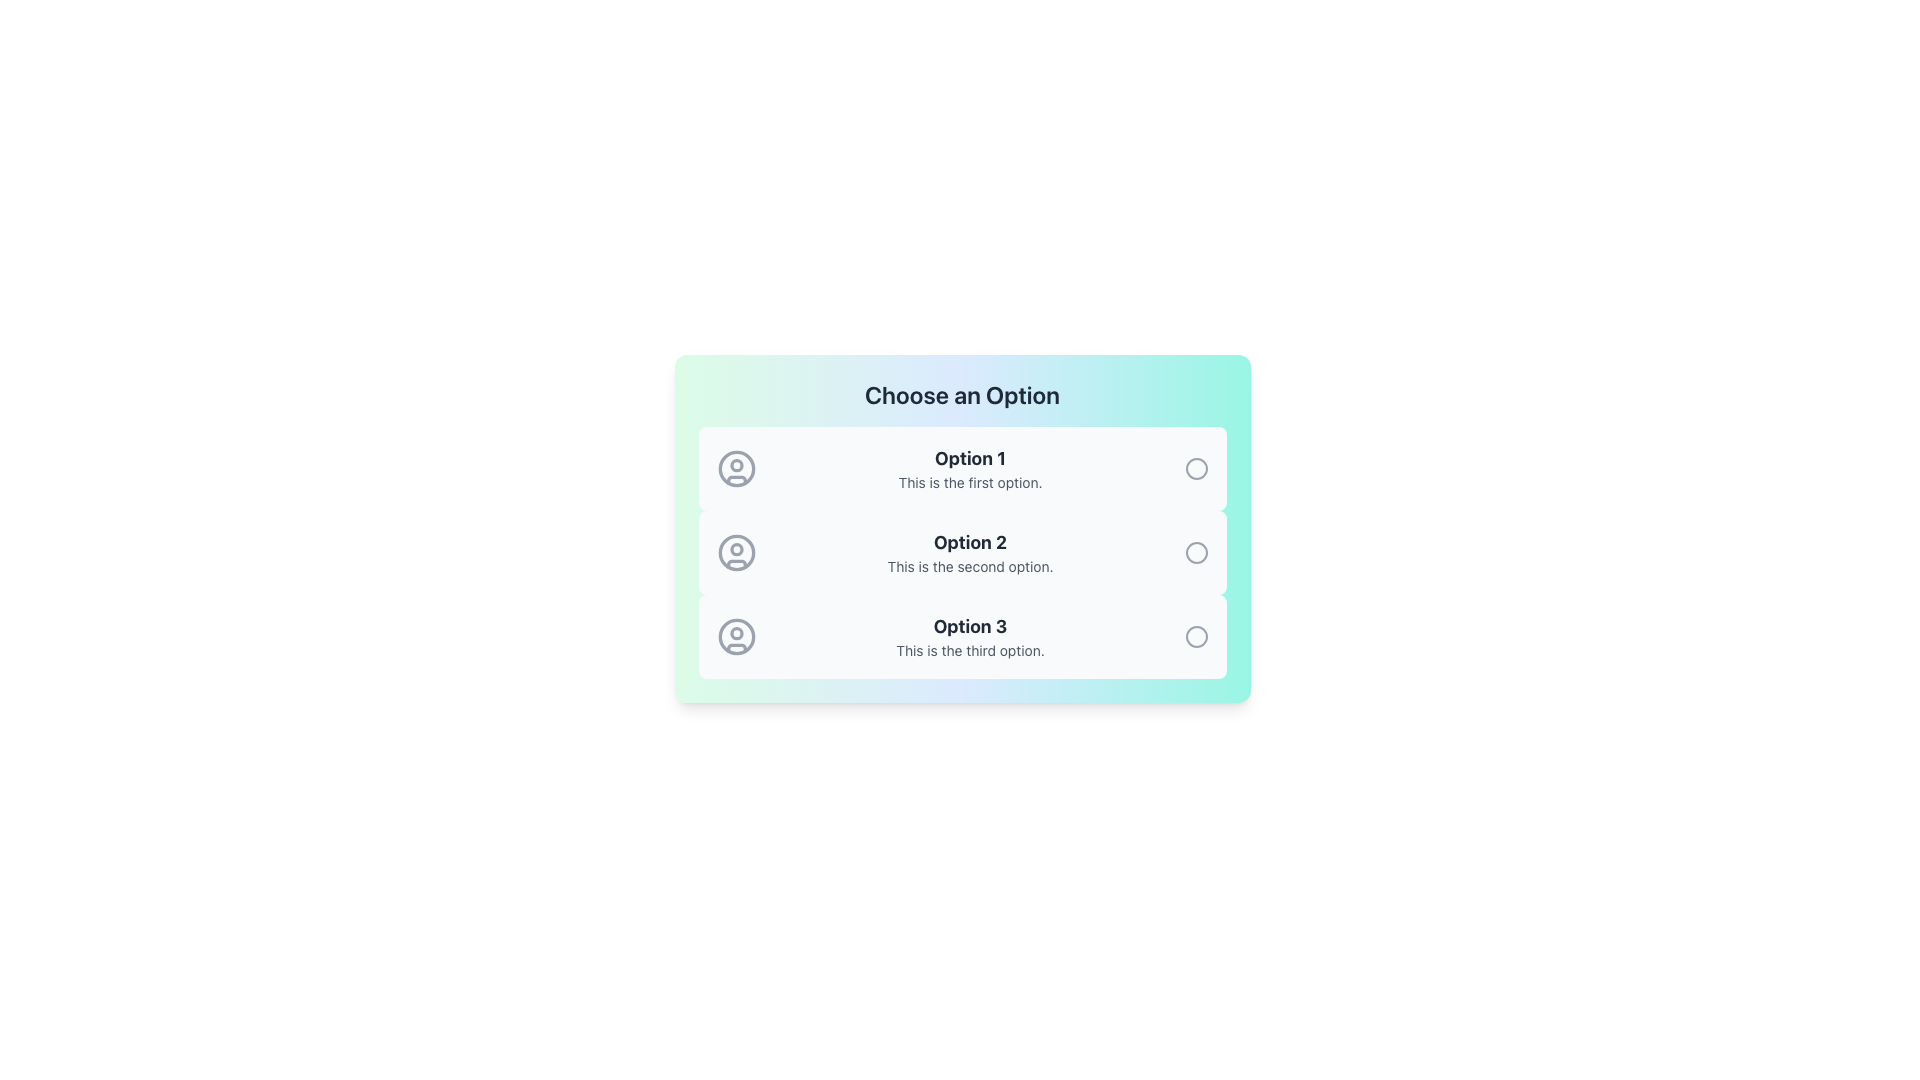 The image size is (1920, 1080). Describe the element at coordinates (1196, 552) in the screenshot. I see `the radio button for 'Option 2', which is a circular gray icon located at the far-right side of the option label` at that location.